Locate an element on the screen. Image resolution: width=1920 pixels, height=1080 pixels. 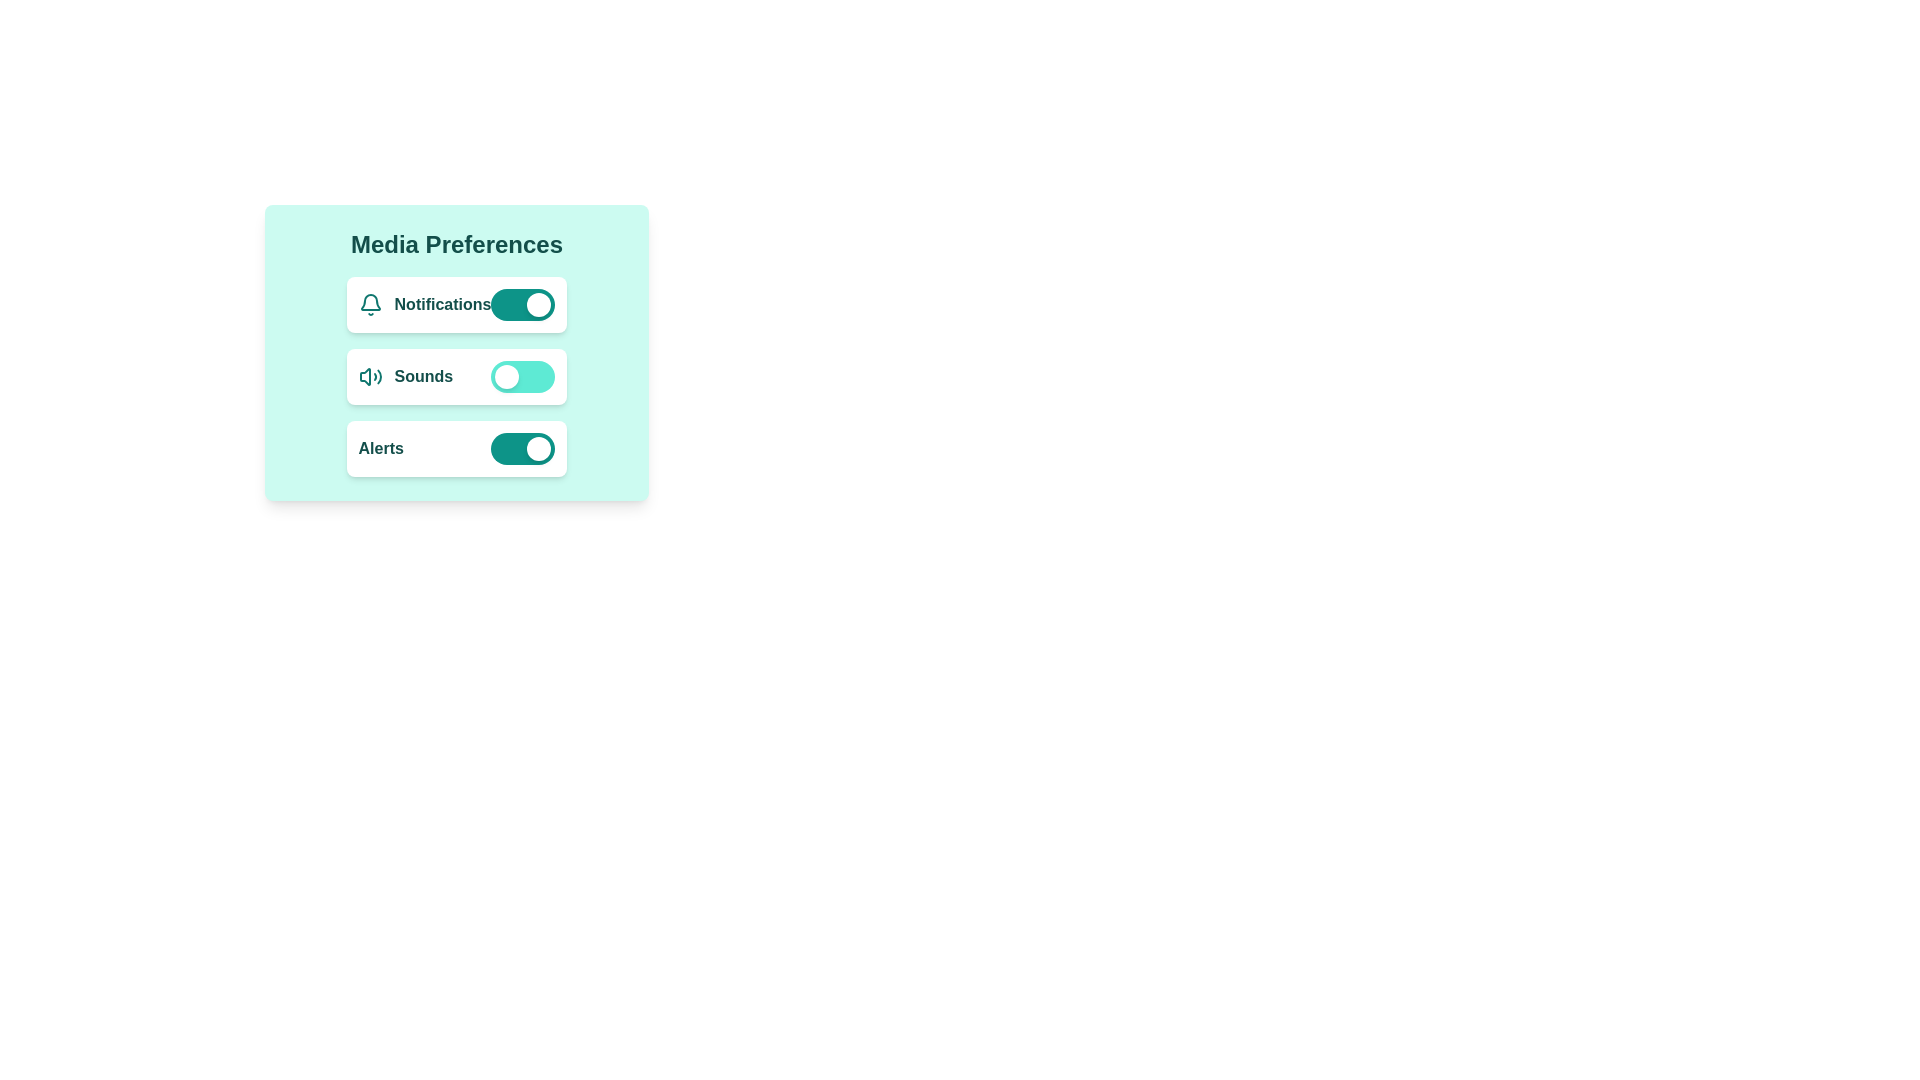
the header text 'Media Preferences', which is styled with a bold, large dark teal font and positioned at the top center of a light teal card is located at coordinates (455, 244).